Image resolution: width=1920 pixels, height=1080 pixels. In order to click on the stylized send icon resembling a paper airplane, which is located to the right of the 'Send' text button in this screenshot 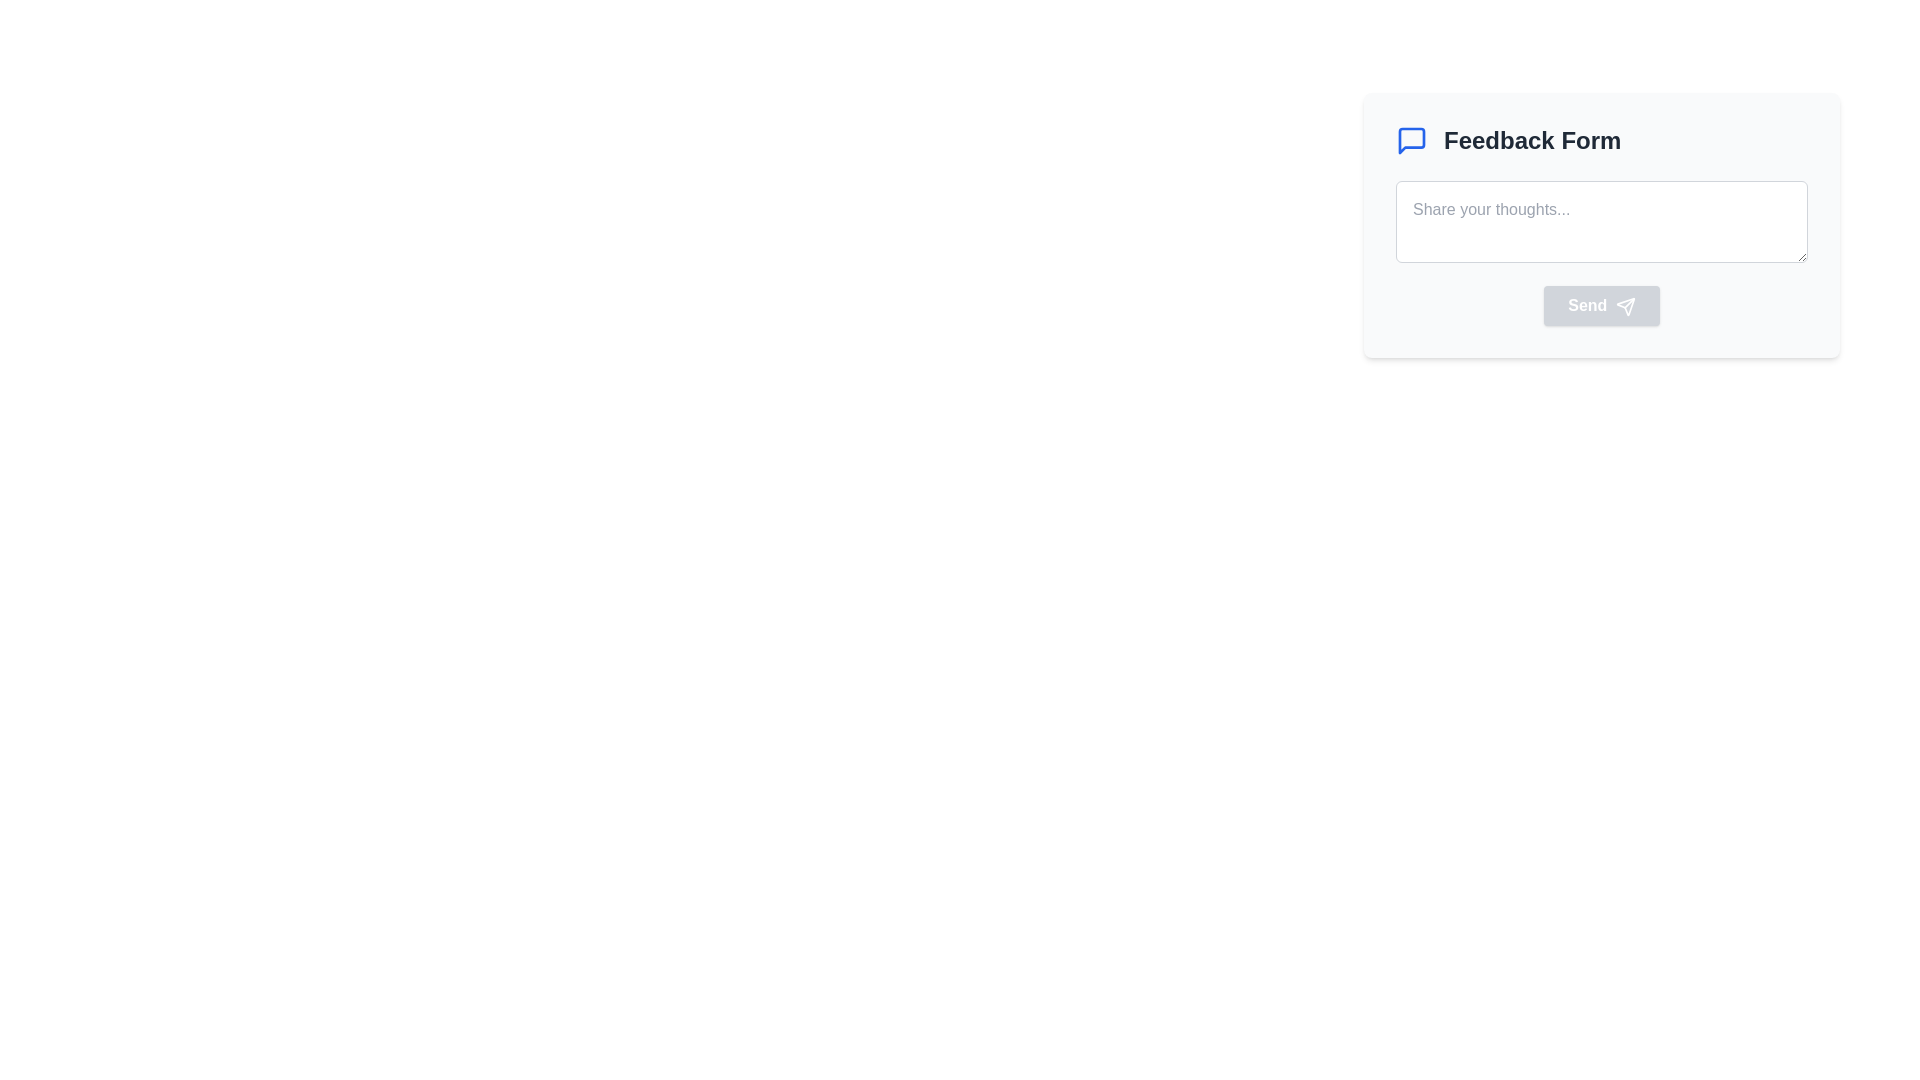, I will do `click(1625, 306)`.